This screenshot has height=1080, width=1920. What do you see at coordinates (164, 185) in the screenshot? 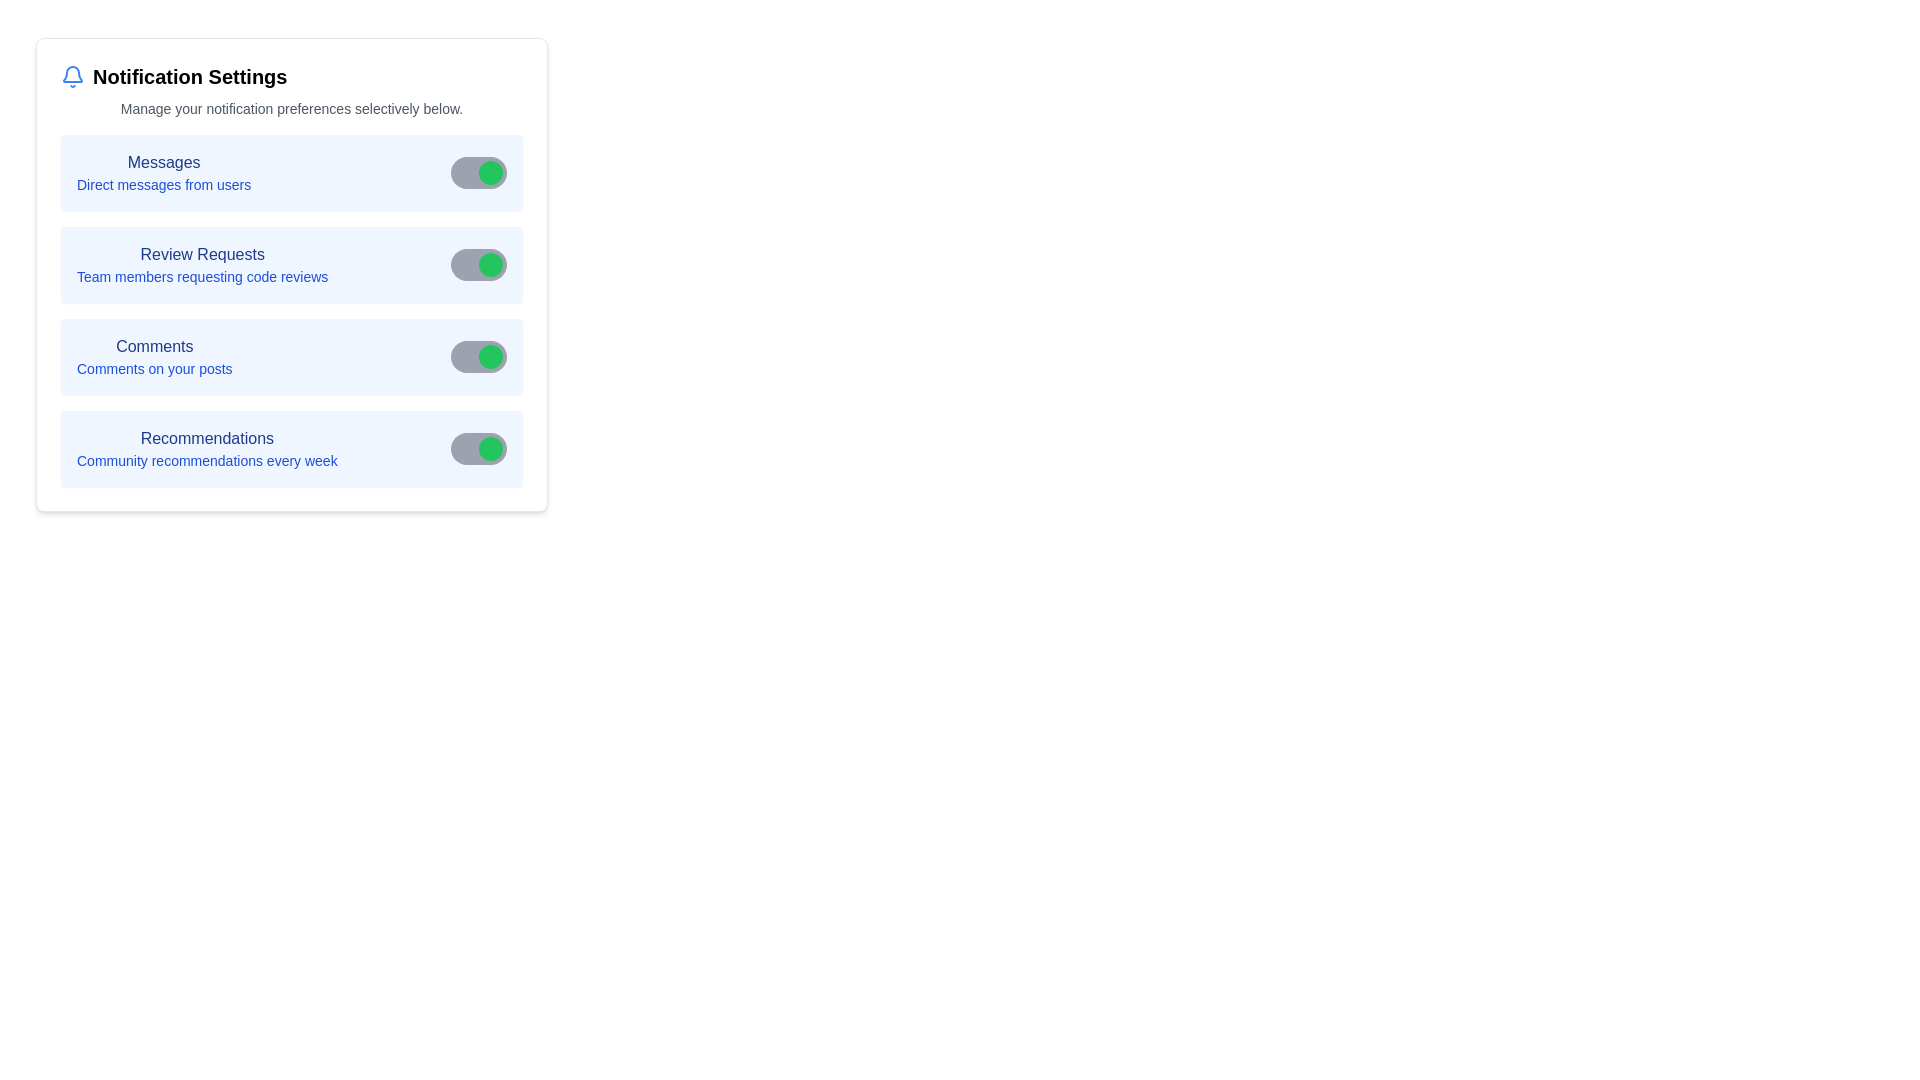
I see `the descriptive text reading 'Direct messages from users', which is styled in a smaller font size and colored blue, located directly beneath the title 'Messages' in the settings panel` at bounding box center [164, 185].